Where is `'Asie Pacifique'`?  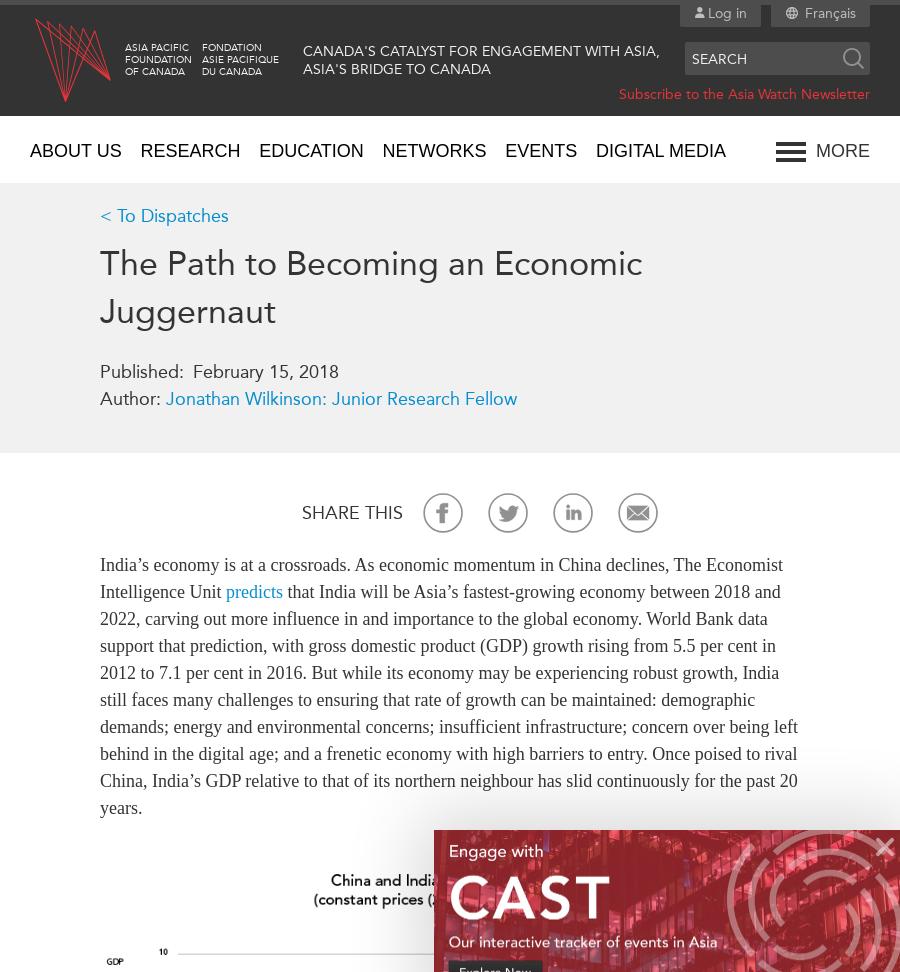
'Asie Pacifique' is located at coordinates (239, 59).